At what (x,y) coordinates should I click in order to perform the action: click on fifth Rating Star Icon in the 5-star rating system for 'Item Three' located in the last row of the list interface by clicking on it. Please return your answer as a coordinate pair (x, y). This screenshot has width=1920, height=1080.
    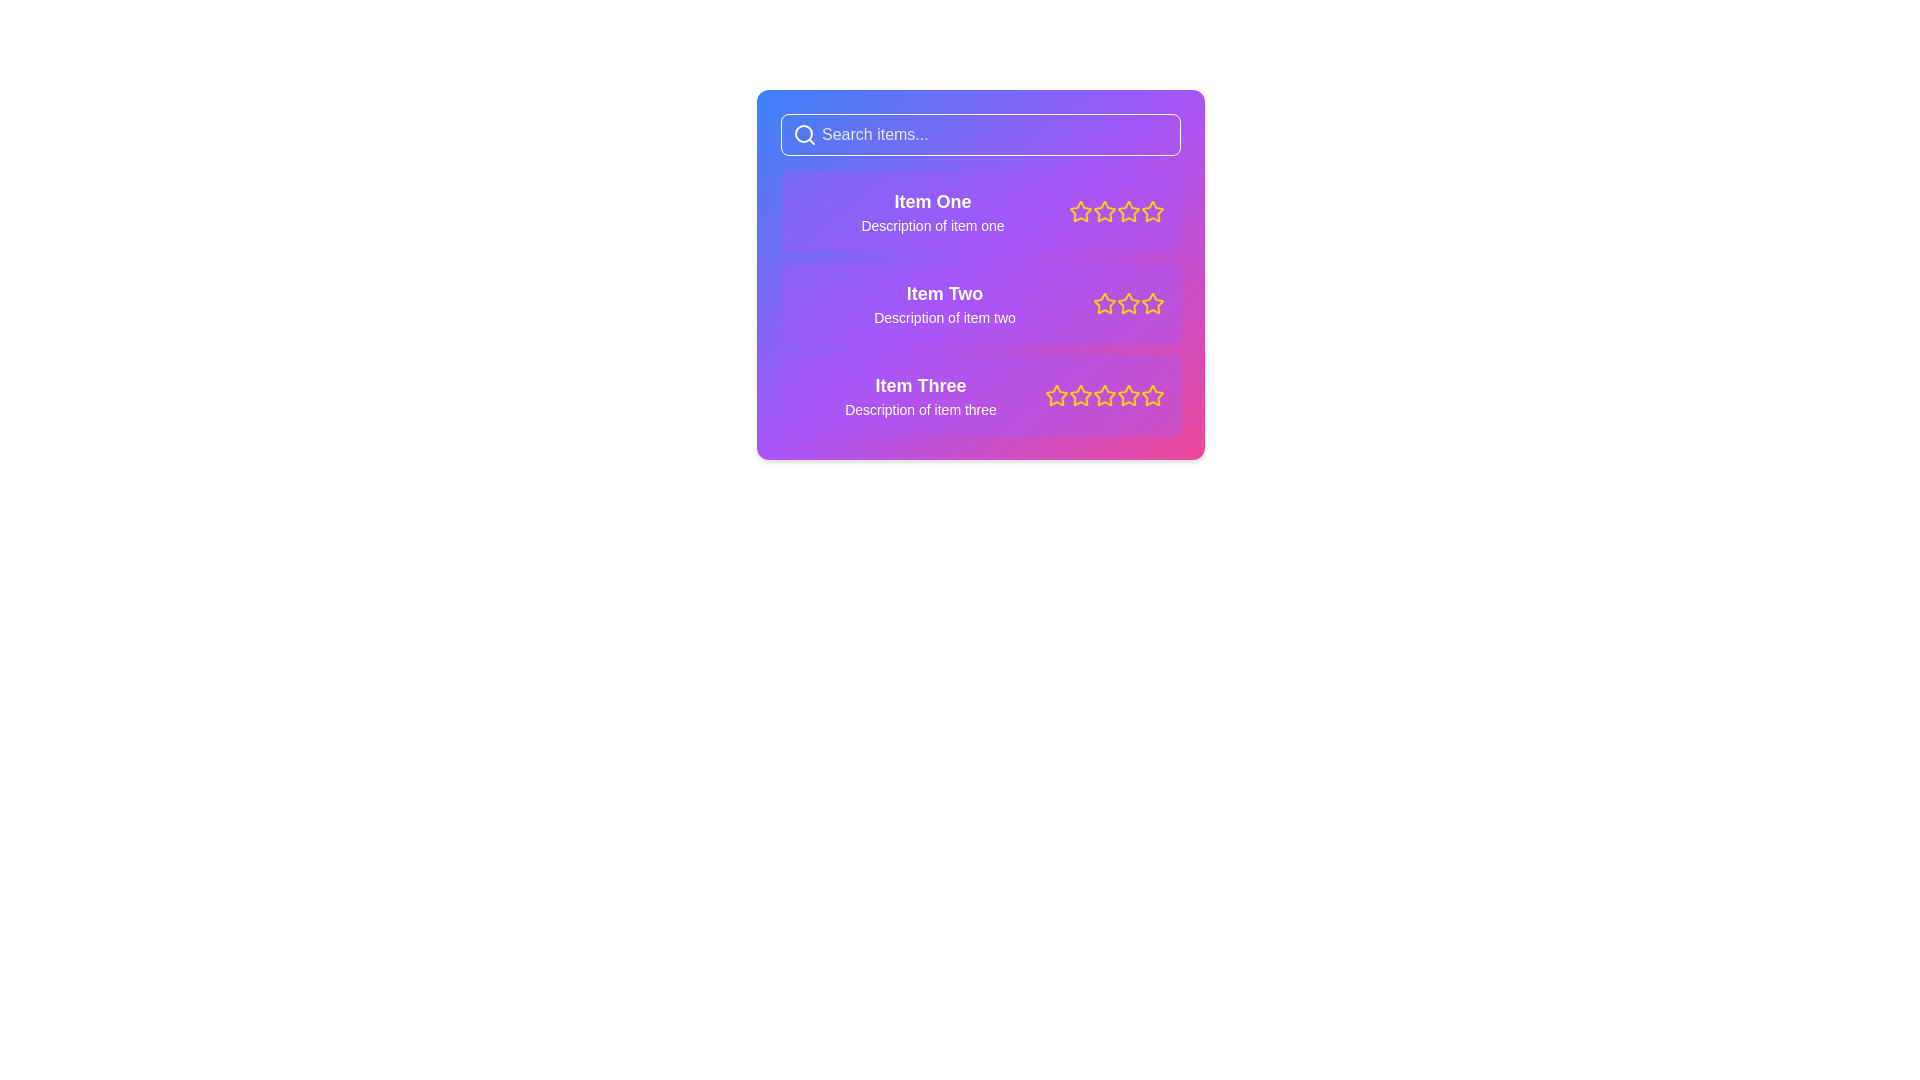
    Looking at the image, I should click on (1128, 394).